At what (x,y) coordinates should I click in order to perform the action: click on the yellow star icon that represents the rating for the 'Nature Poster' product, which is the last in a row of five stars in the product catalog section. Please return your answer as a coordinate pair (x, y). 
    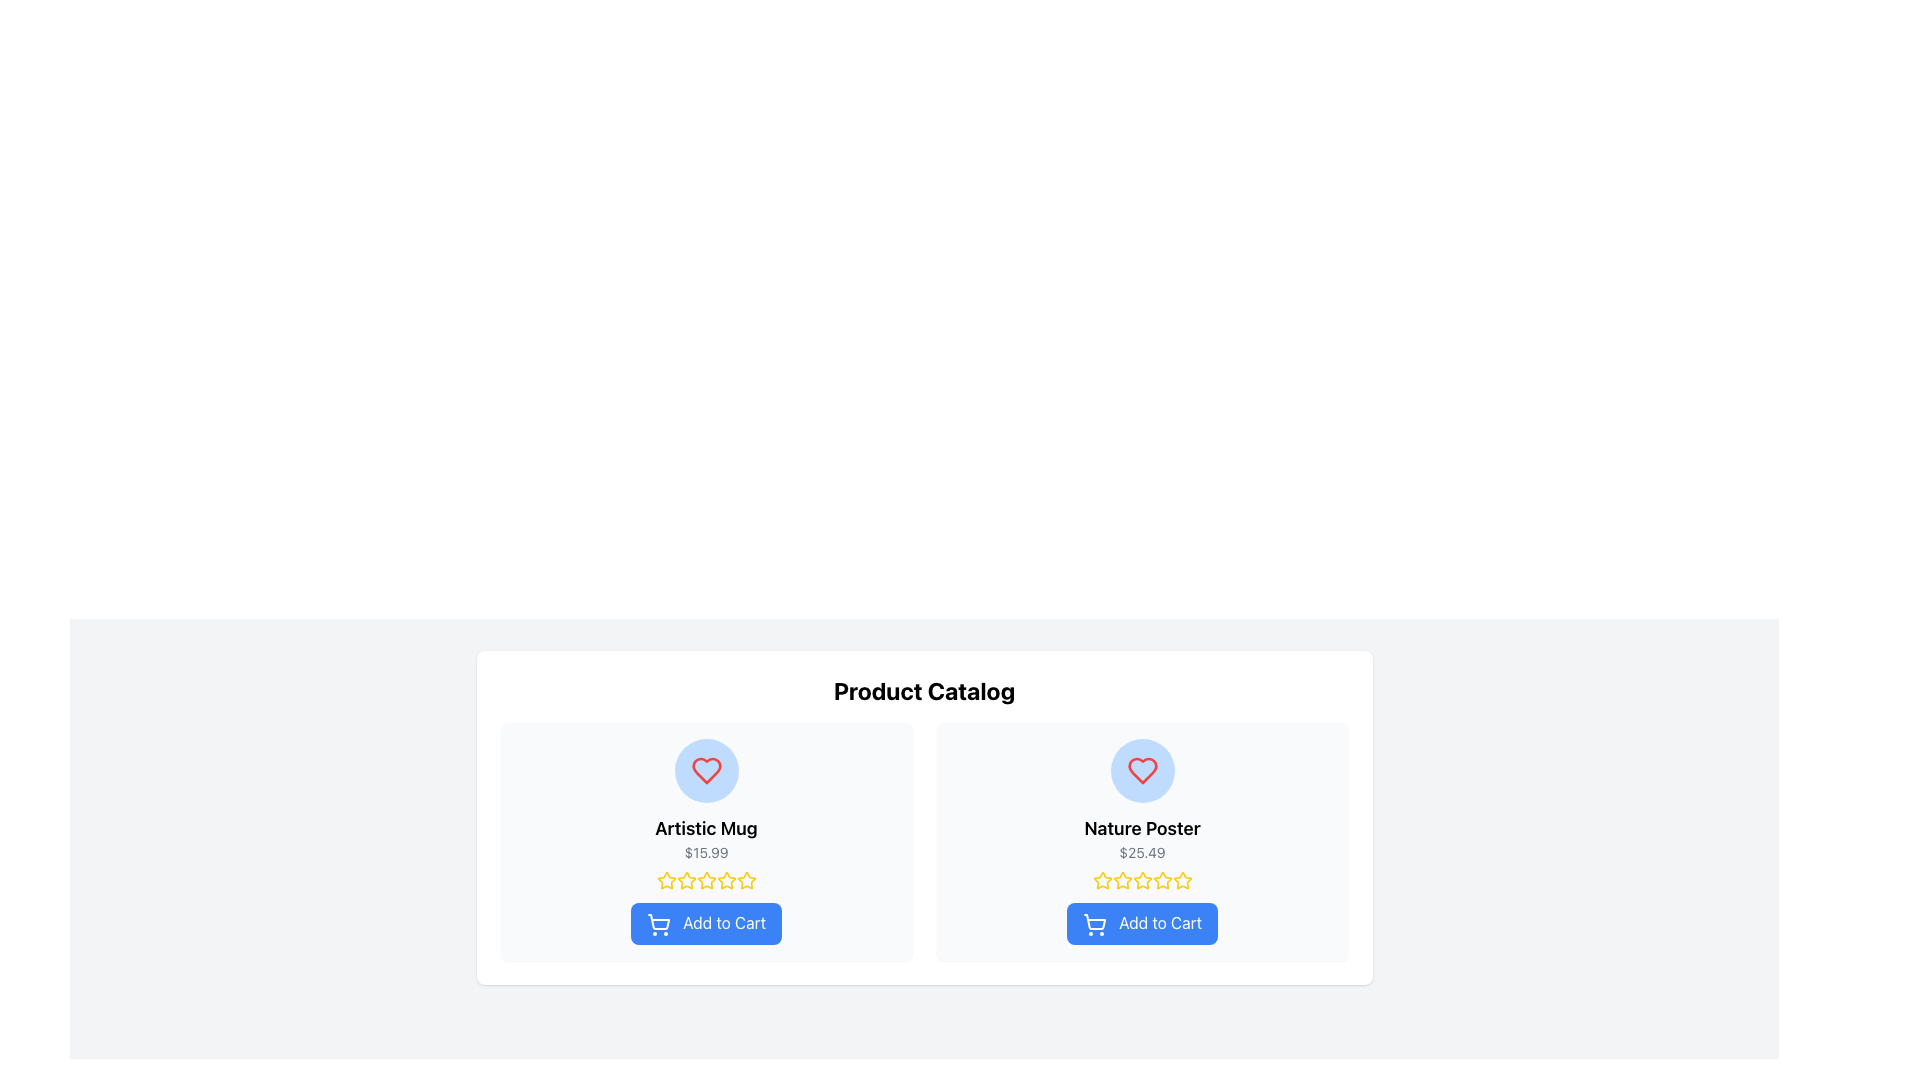
    Looking at the image, I should click on (1182, 879).